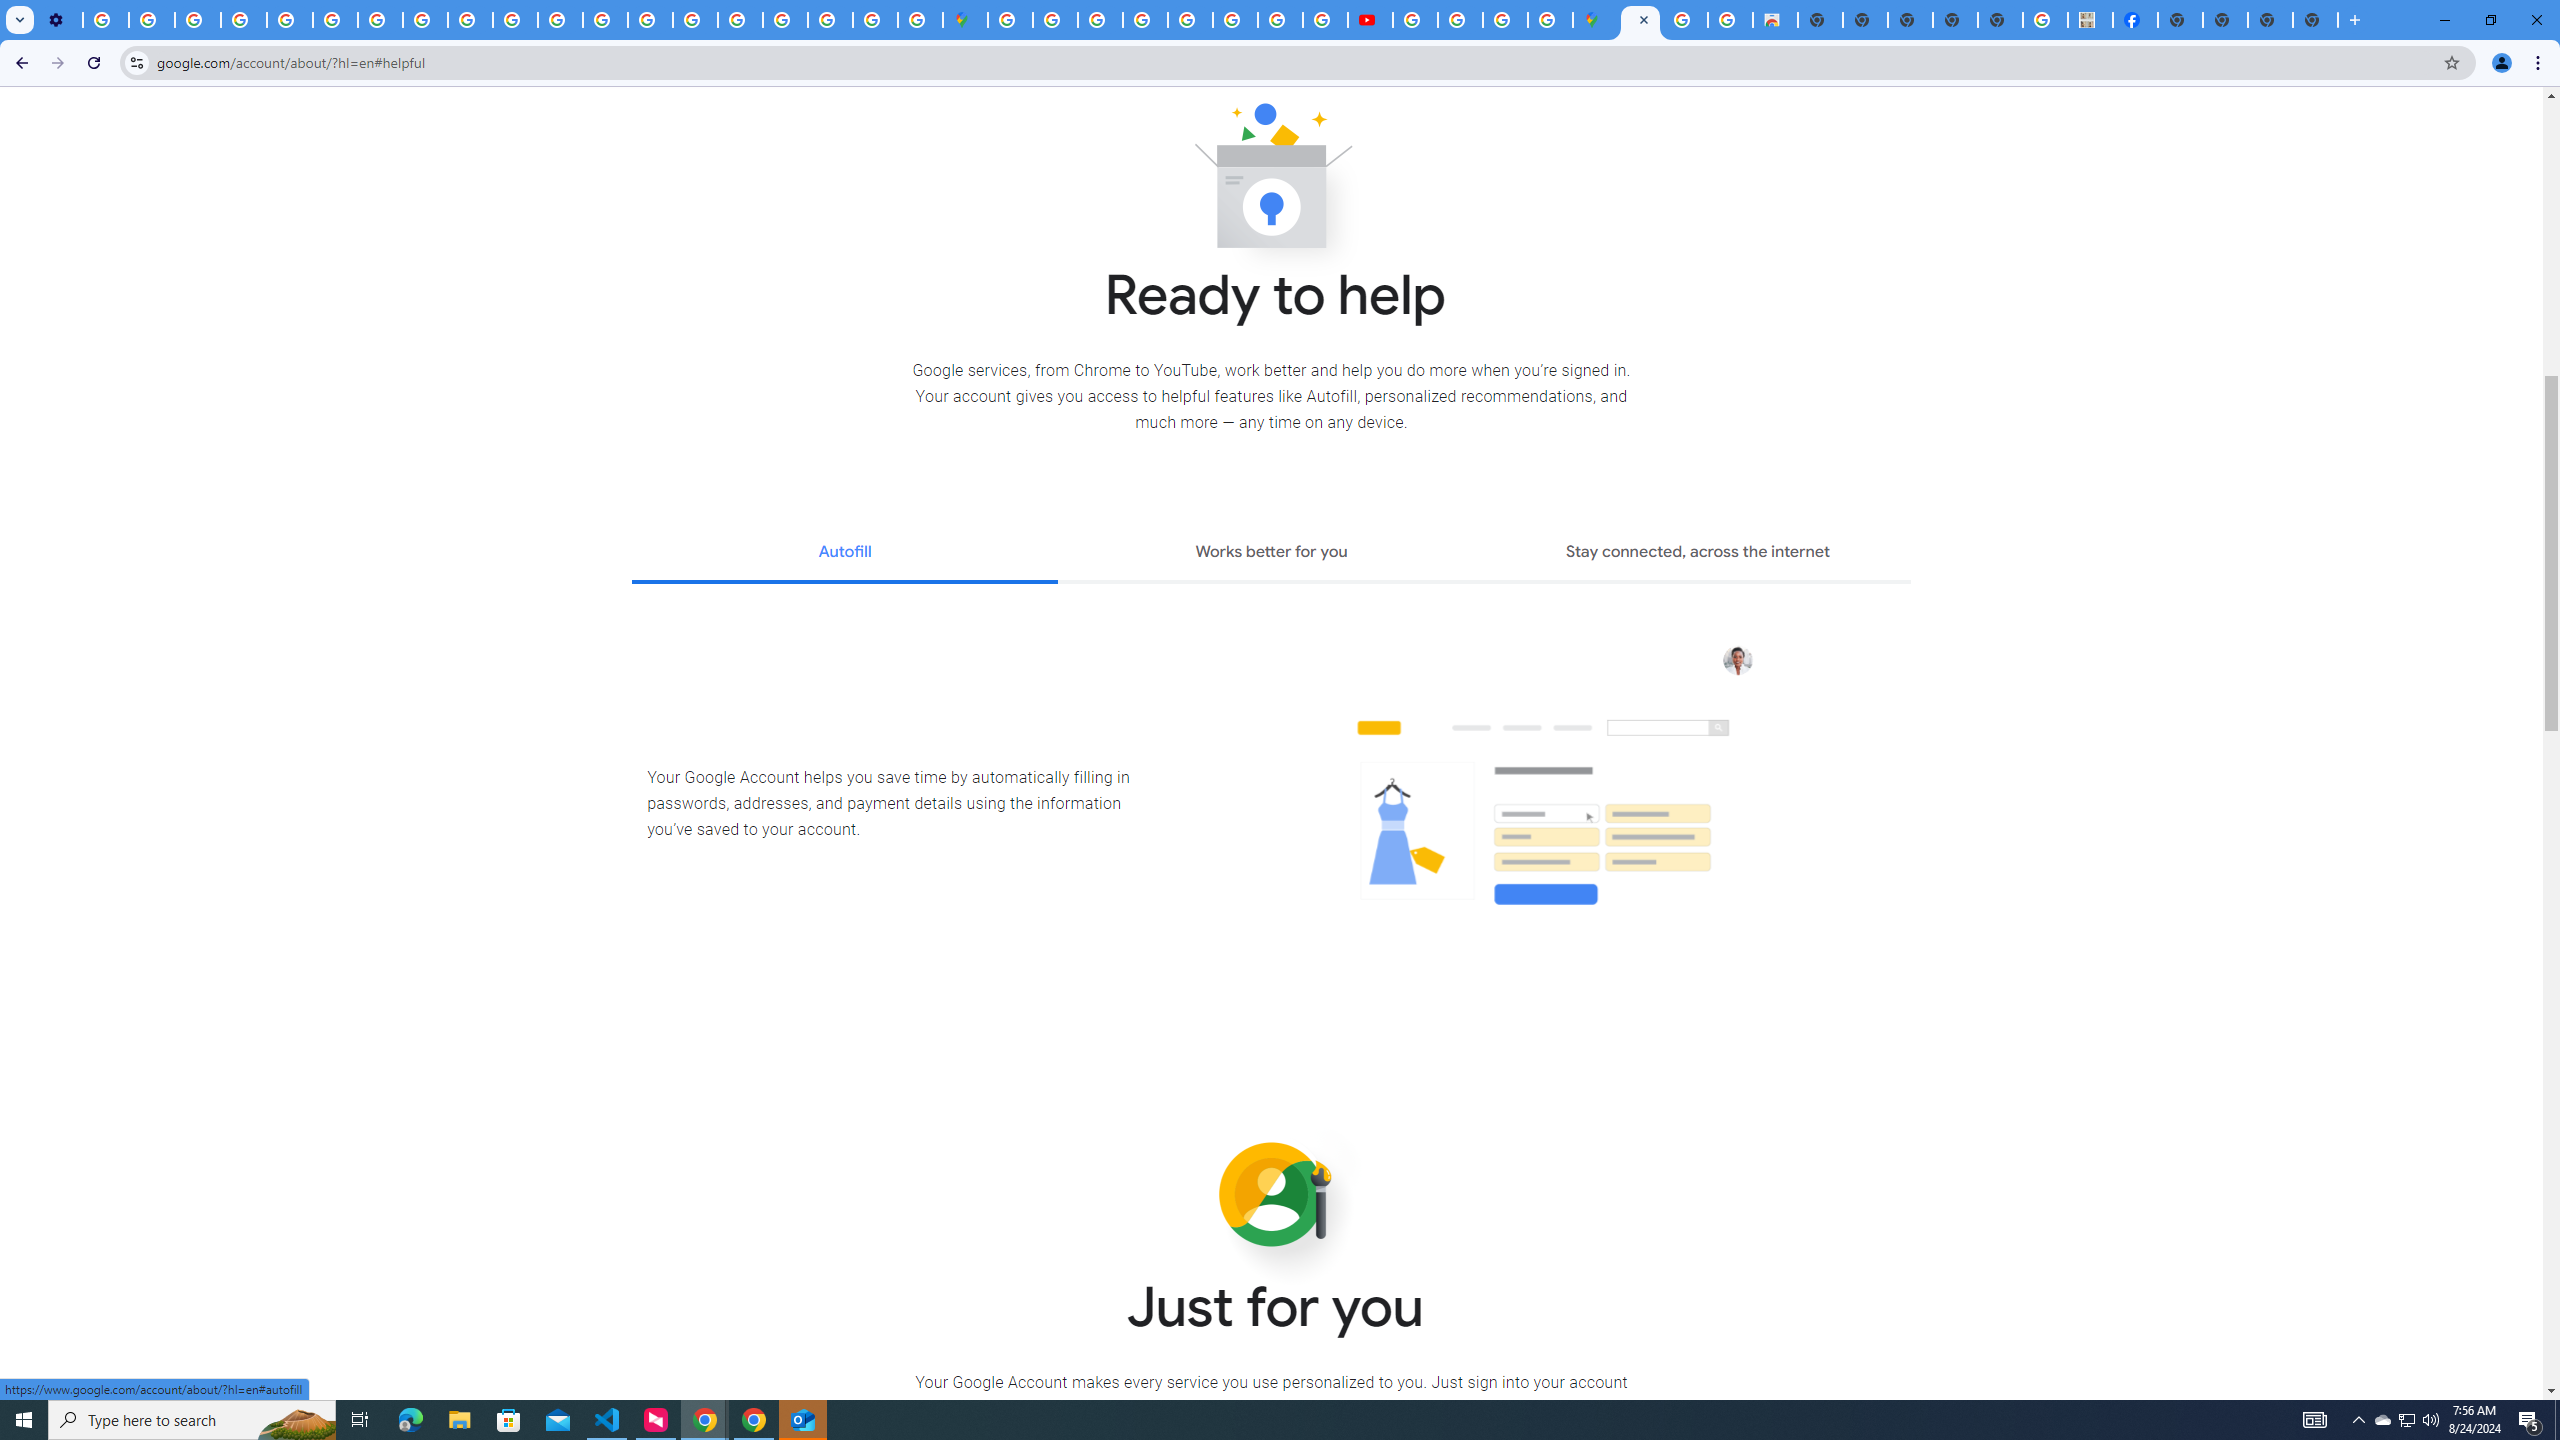 The width and height of the screenshot is (2560, 1440). I want to click on 'New Tab', so click(2178, 19).